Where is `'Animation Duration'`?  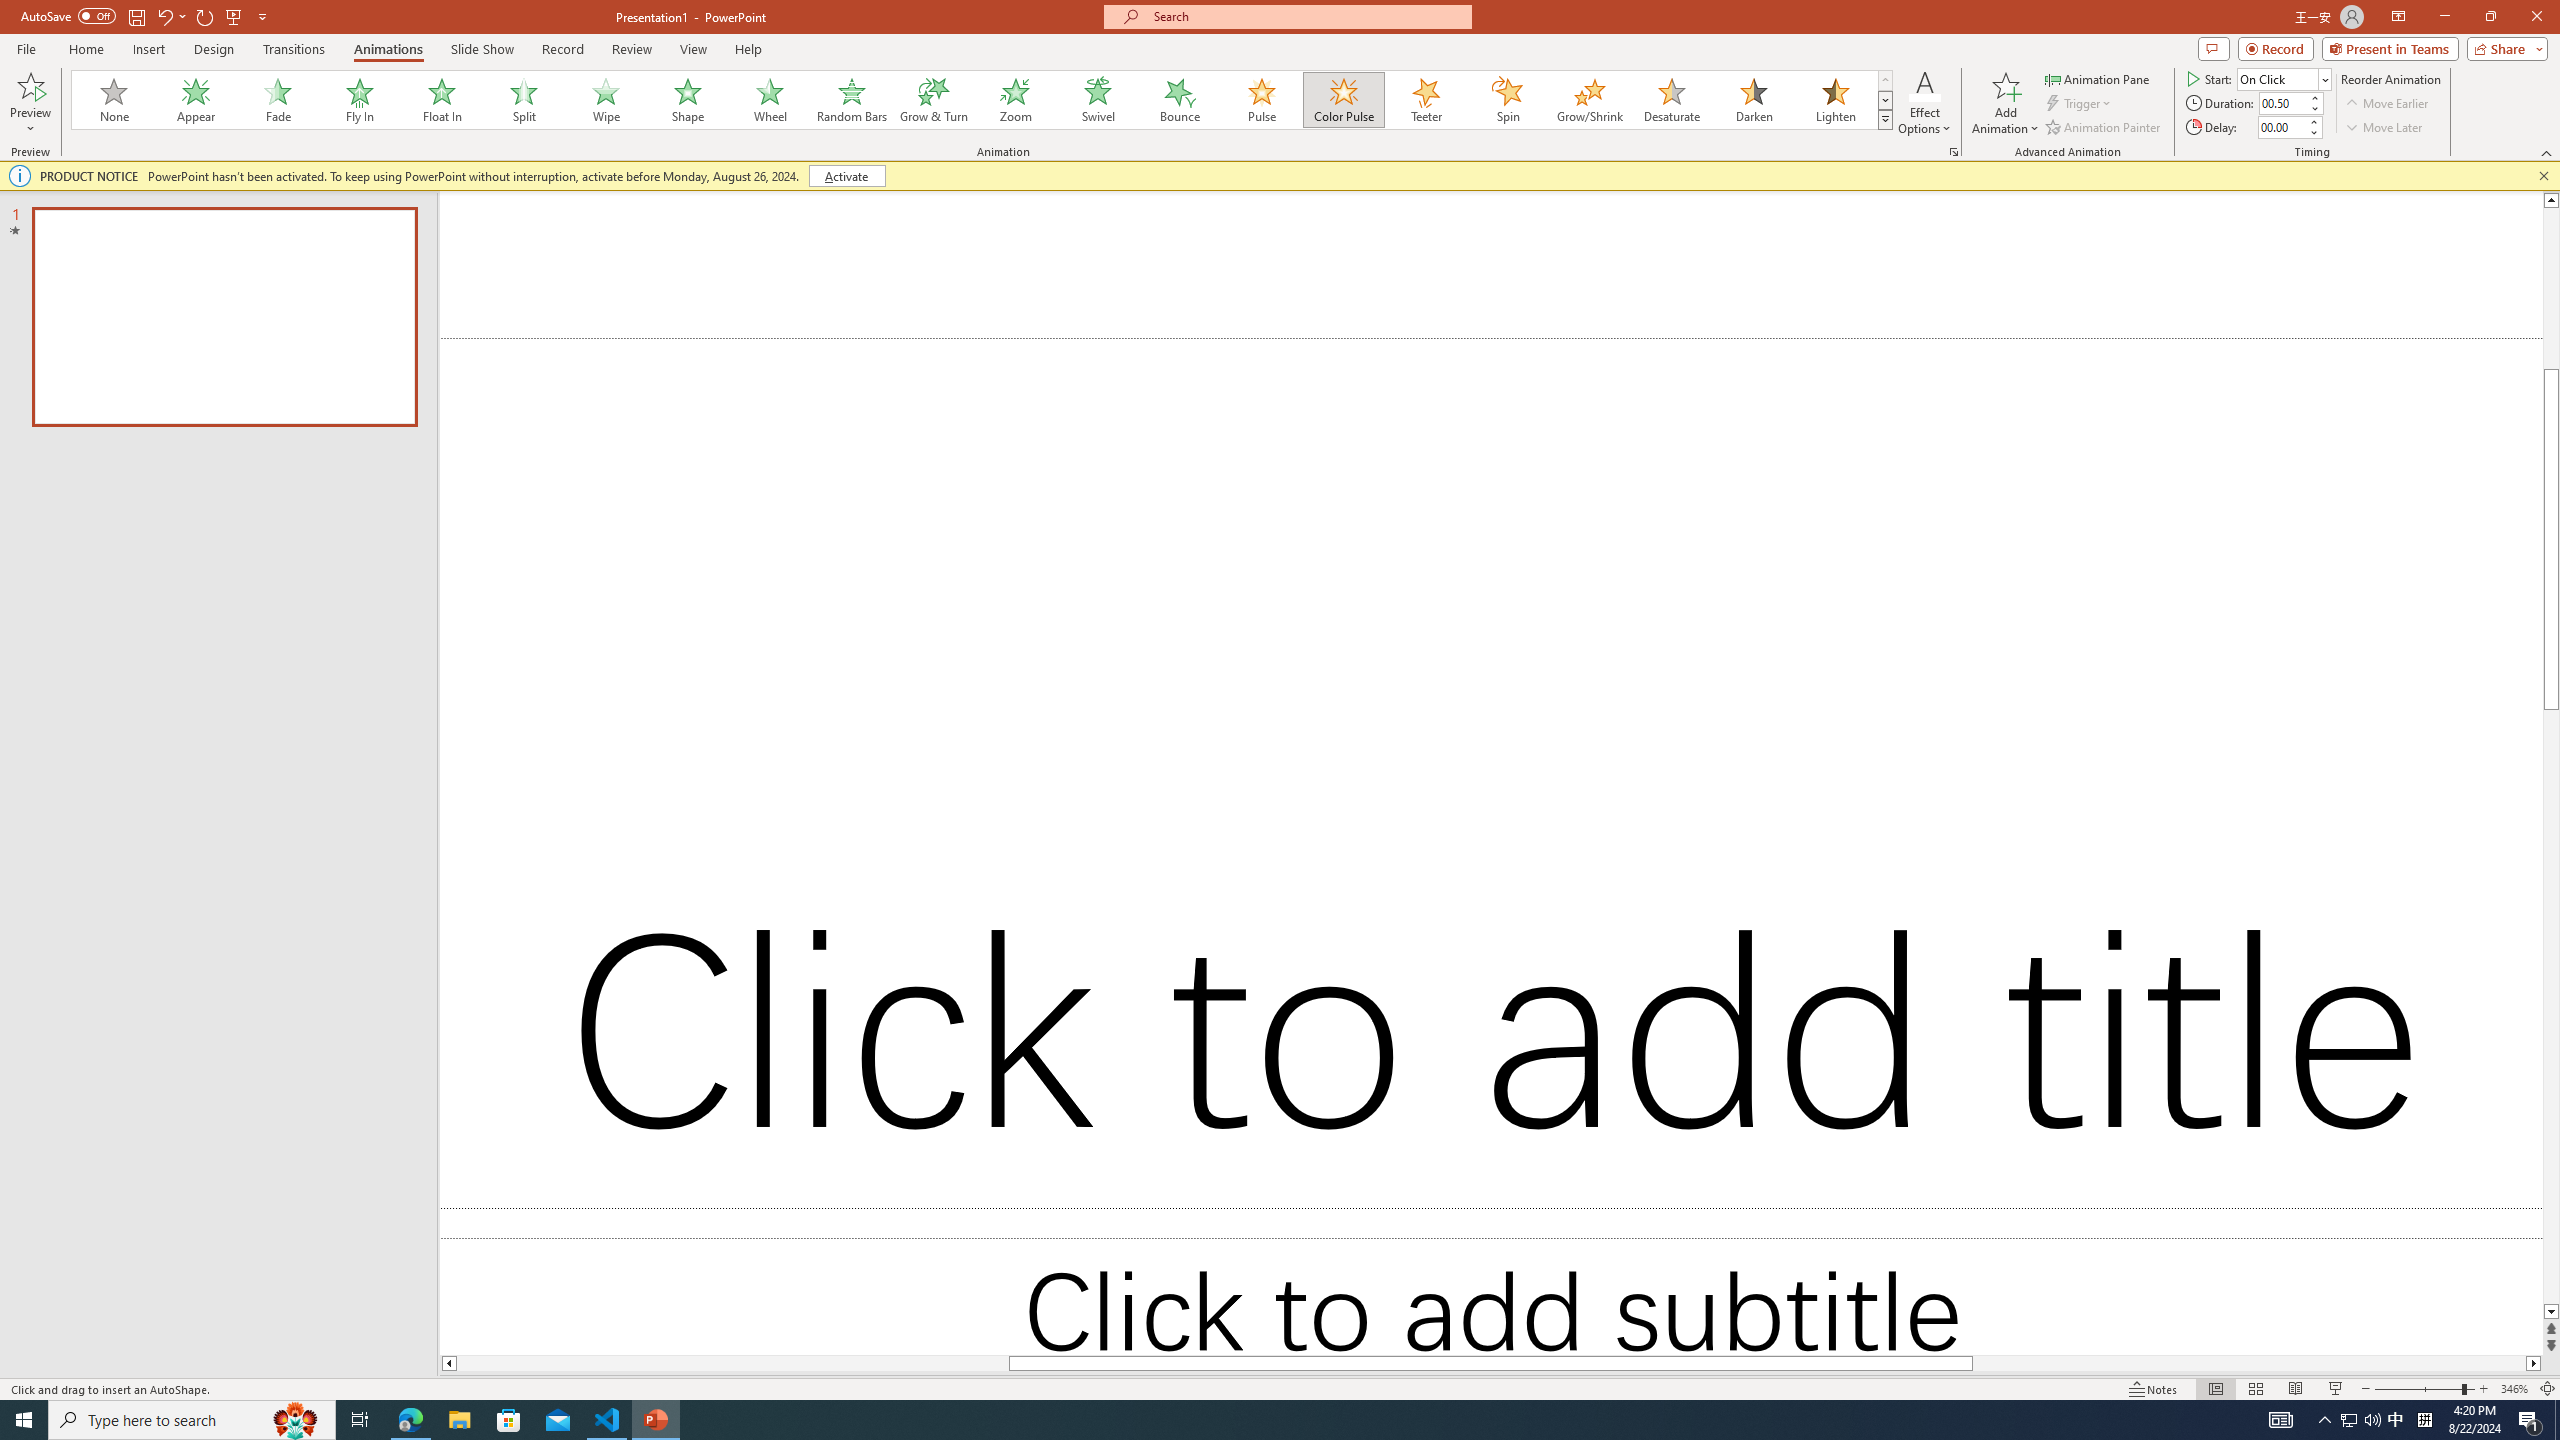 'Animation Duration' is located at coordinates (2282, 102).